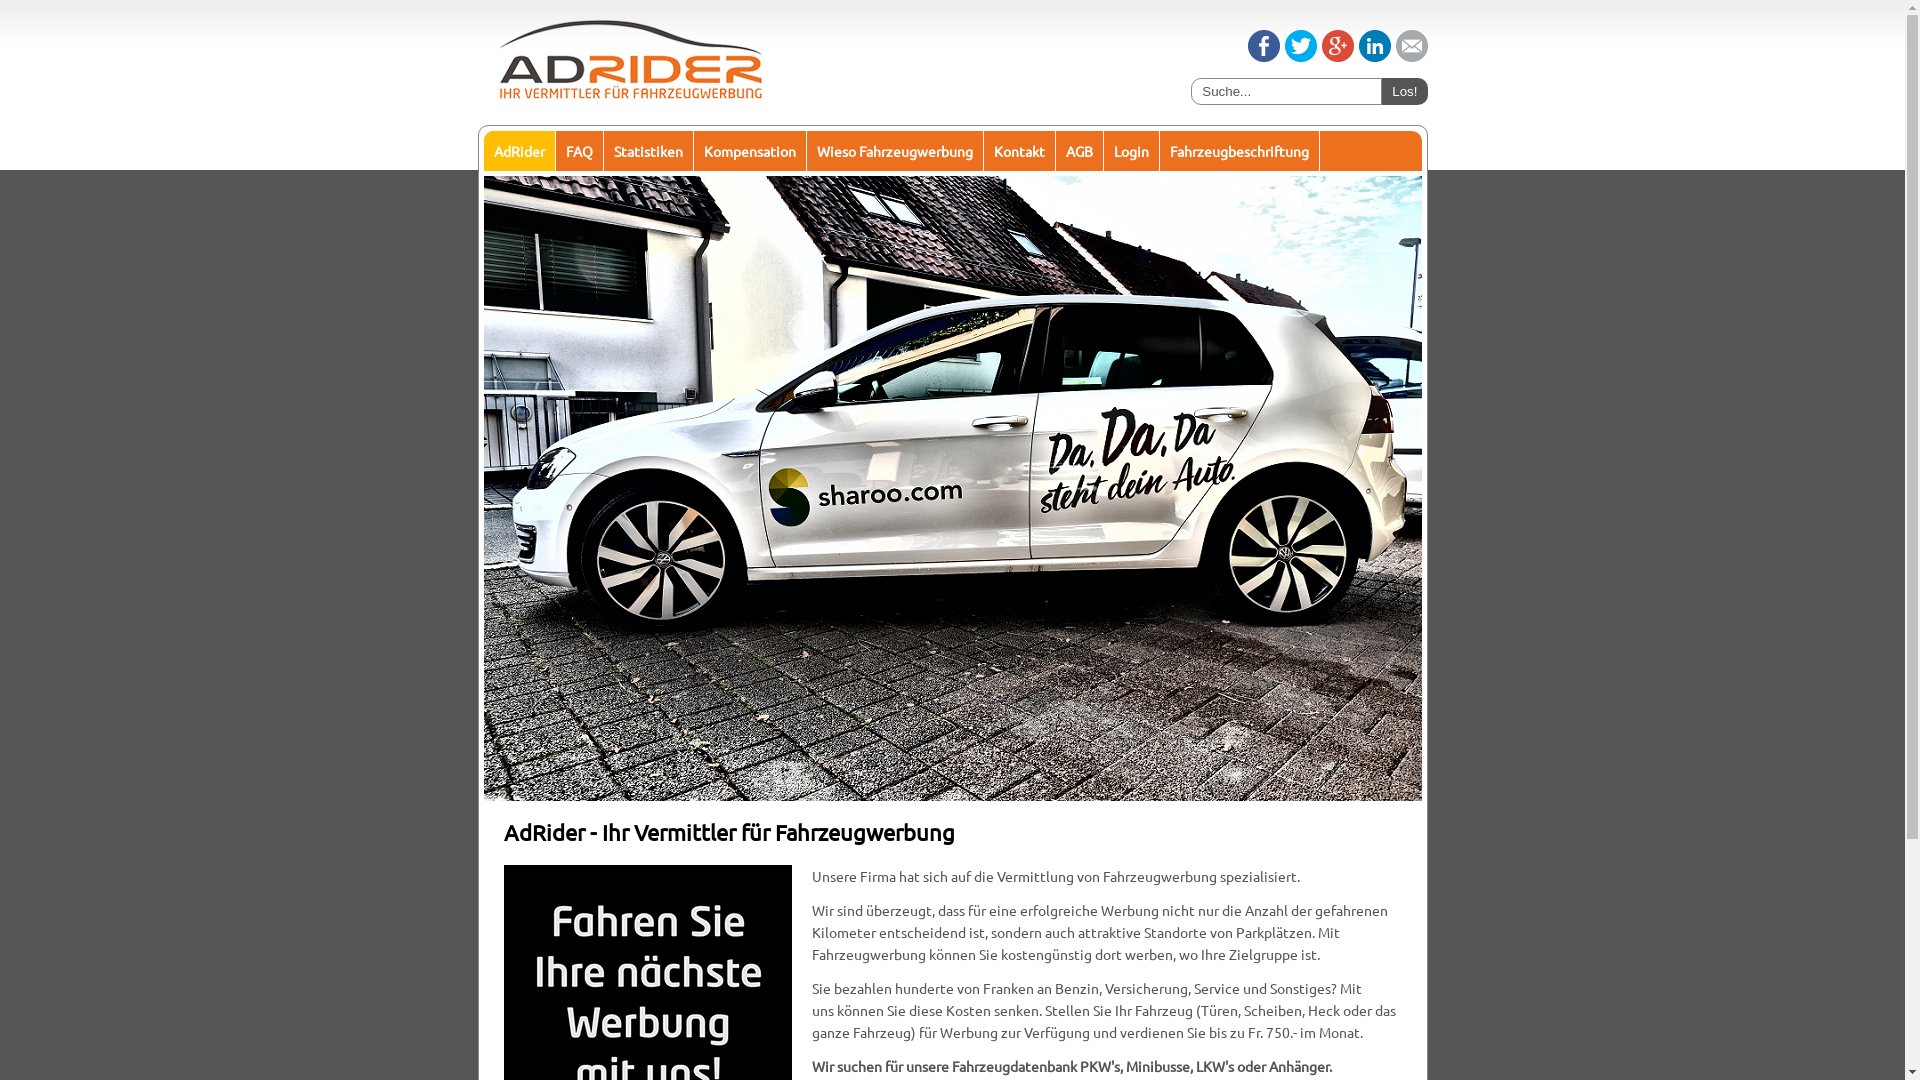  What do you see at coordinates (1283, 55) in the screenshot?
I see `'Tweet'` at bounding box center [1283, 55].